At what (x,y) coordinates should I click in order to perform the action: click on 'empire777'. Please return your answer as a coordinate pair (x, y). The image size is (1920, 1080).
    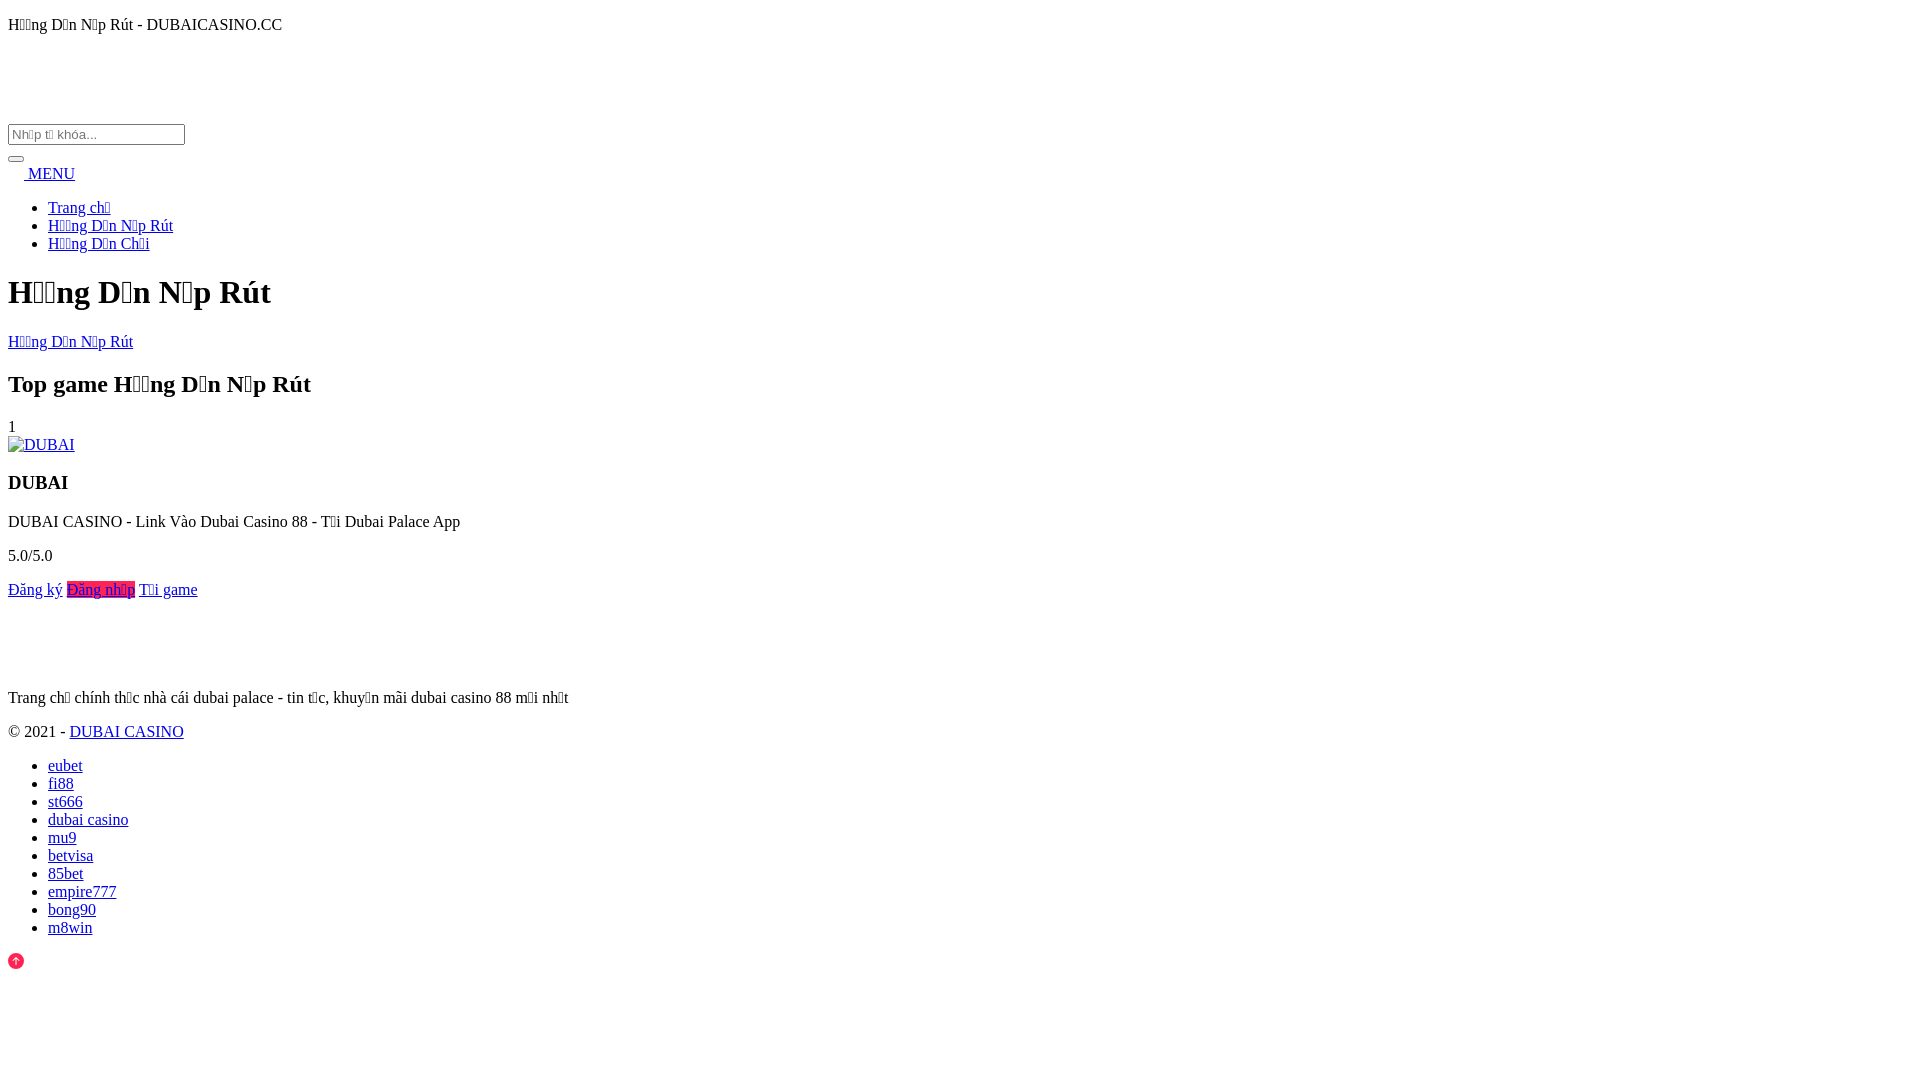
    Looking at the image, I should click on (48, 890).